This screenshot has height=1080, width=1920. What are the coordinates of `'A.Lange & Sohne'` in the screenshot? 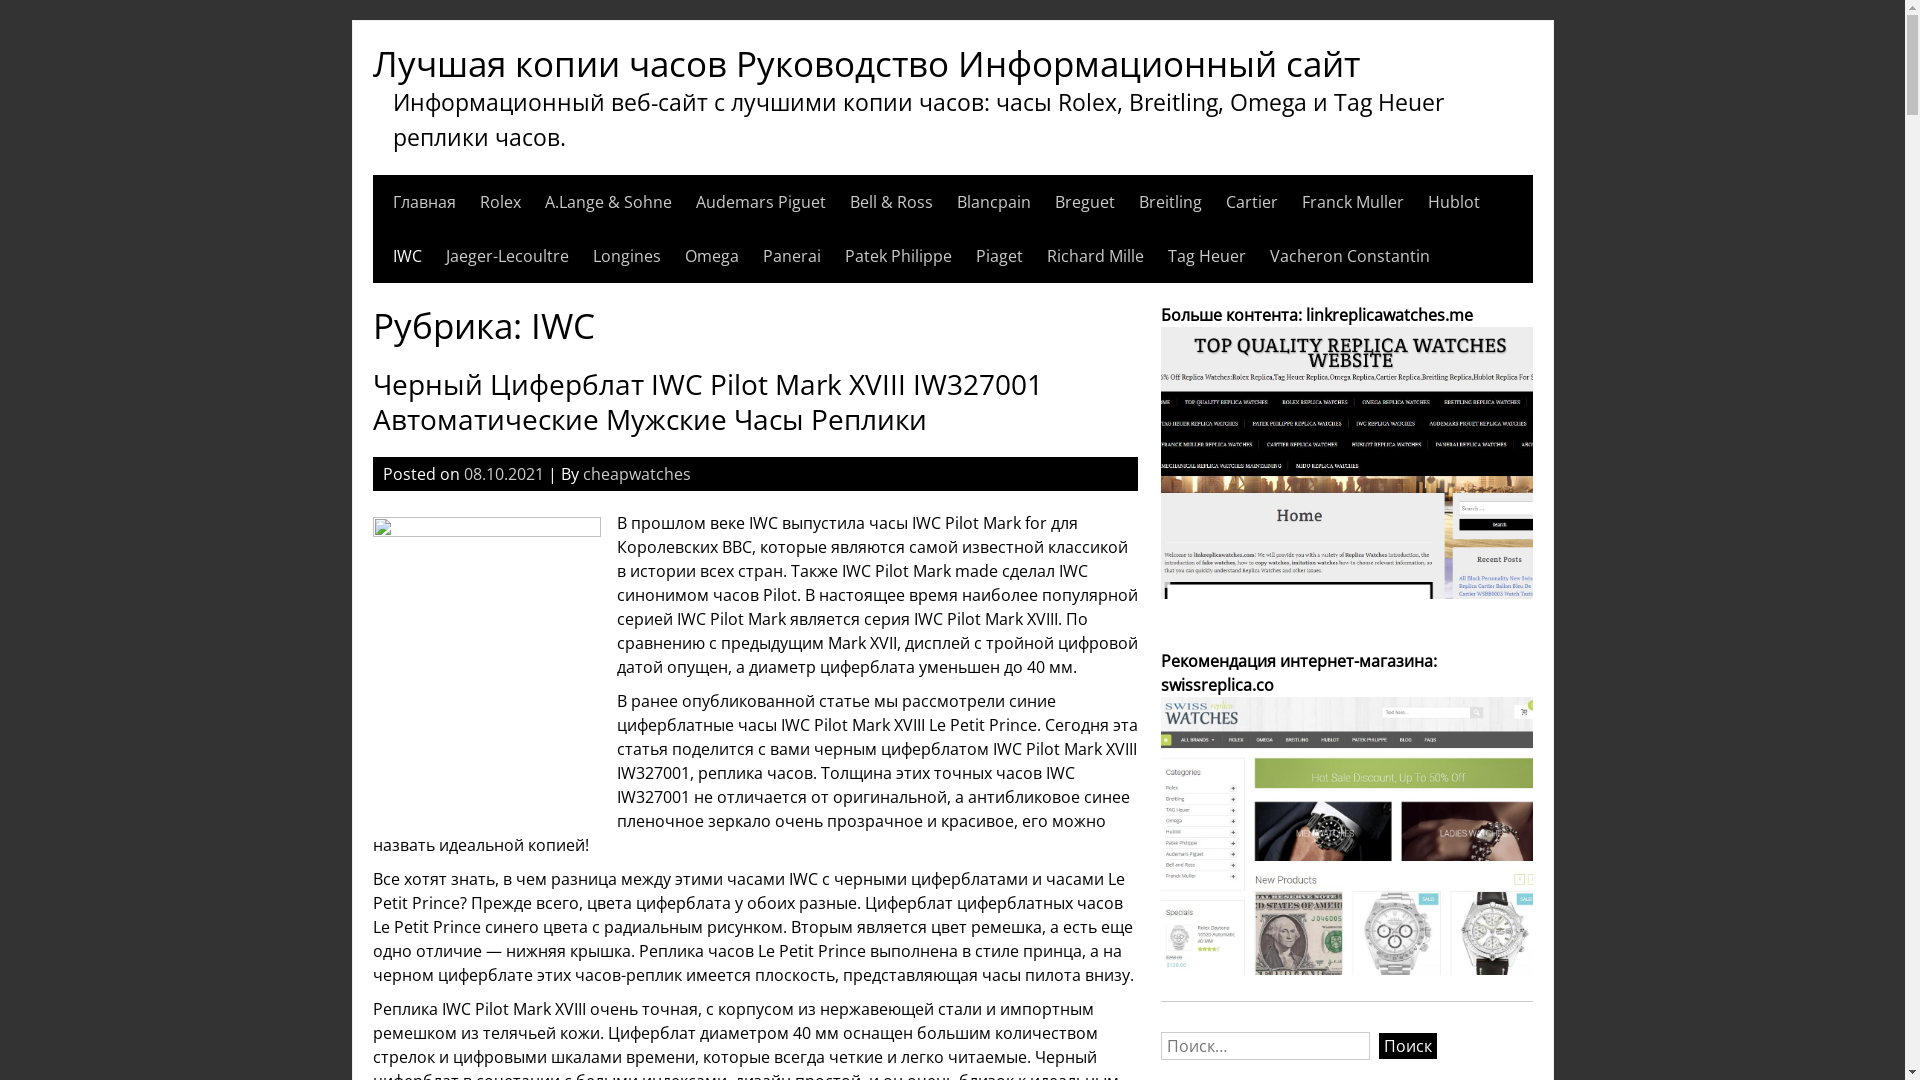 It's located at (606, 201).